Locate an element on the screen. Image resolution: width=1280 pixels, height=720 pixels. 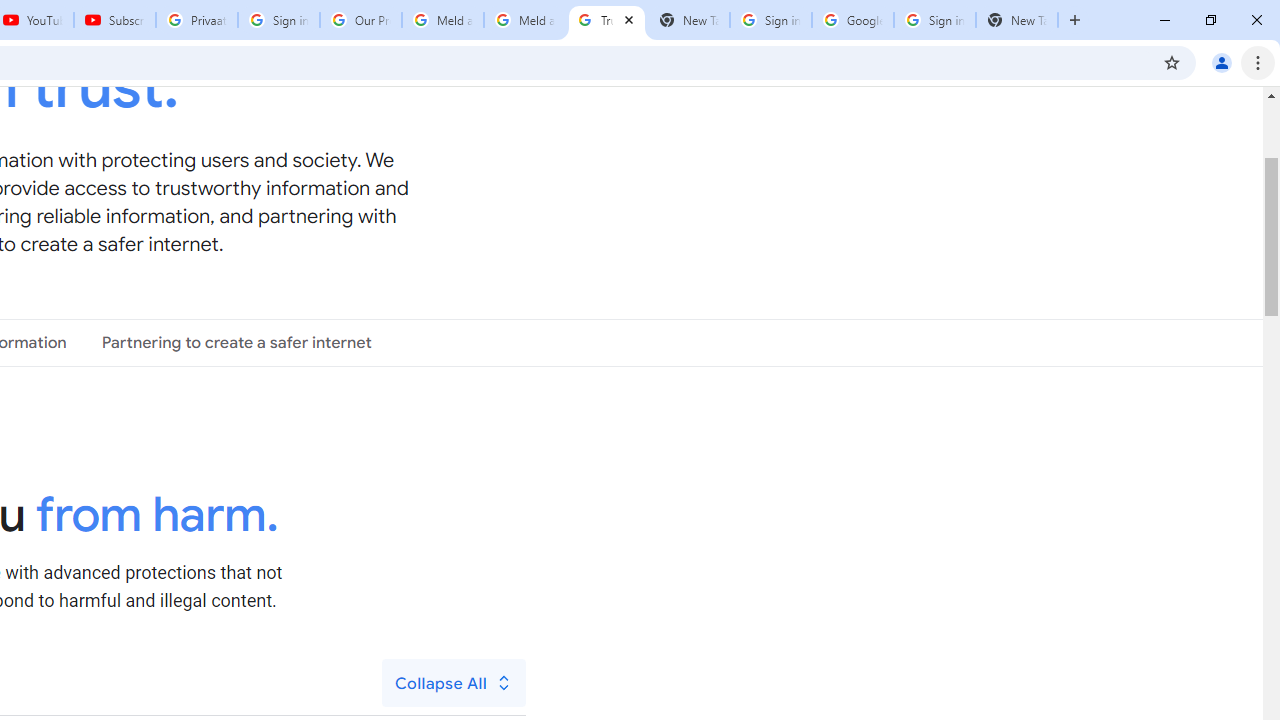
'New Tab' is located at coordinates (1016, 20).